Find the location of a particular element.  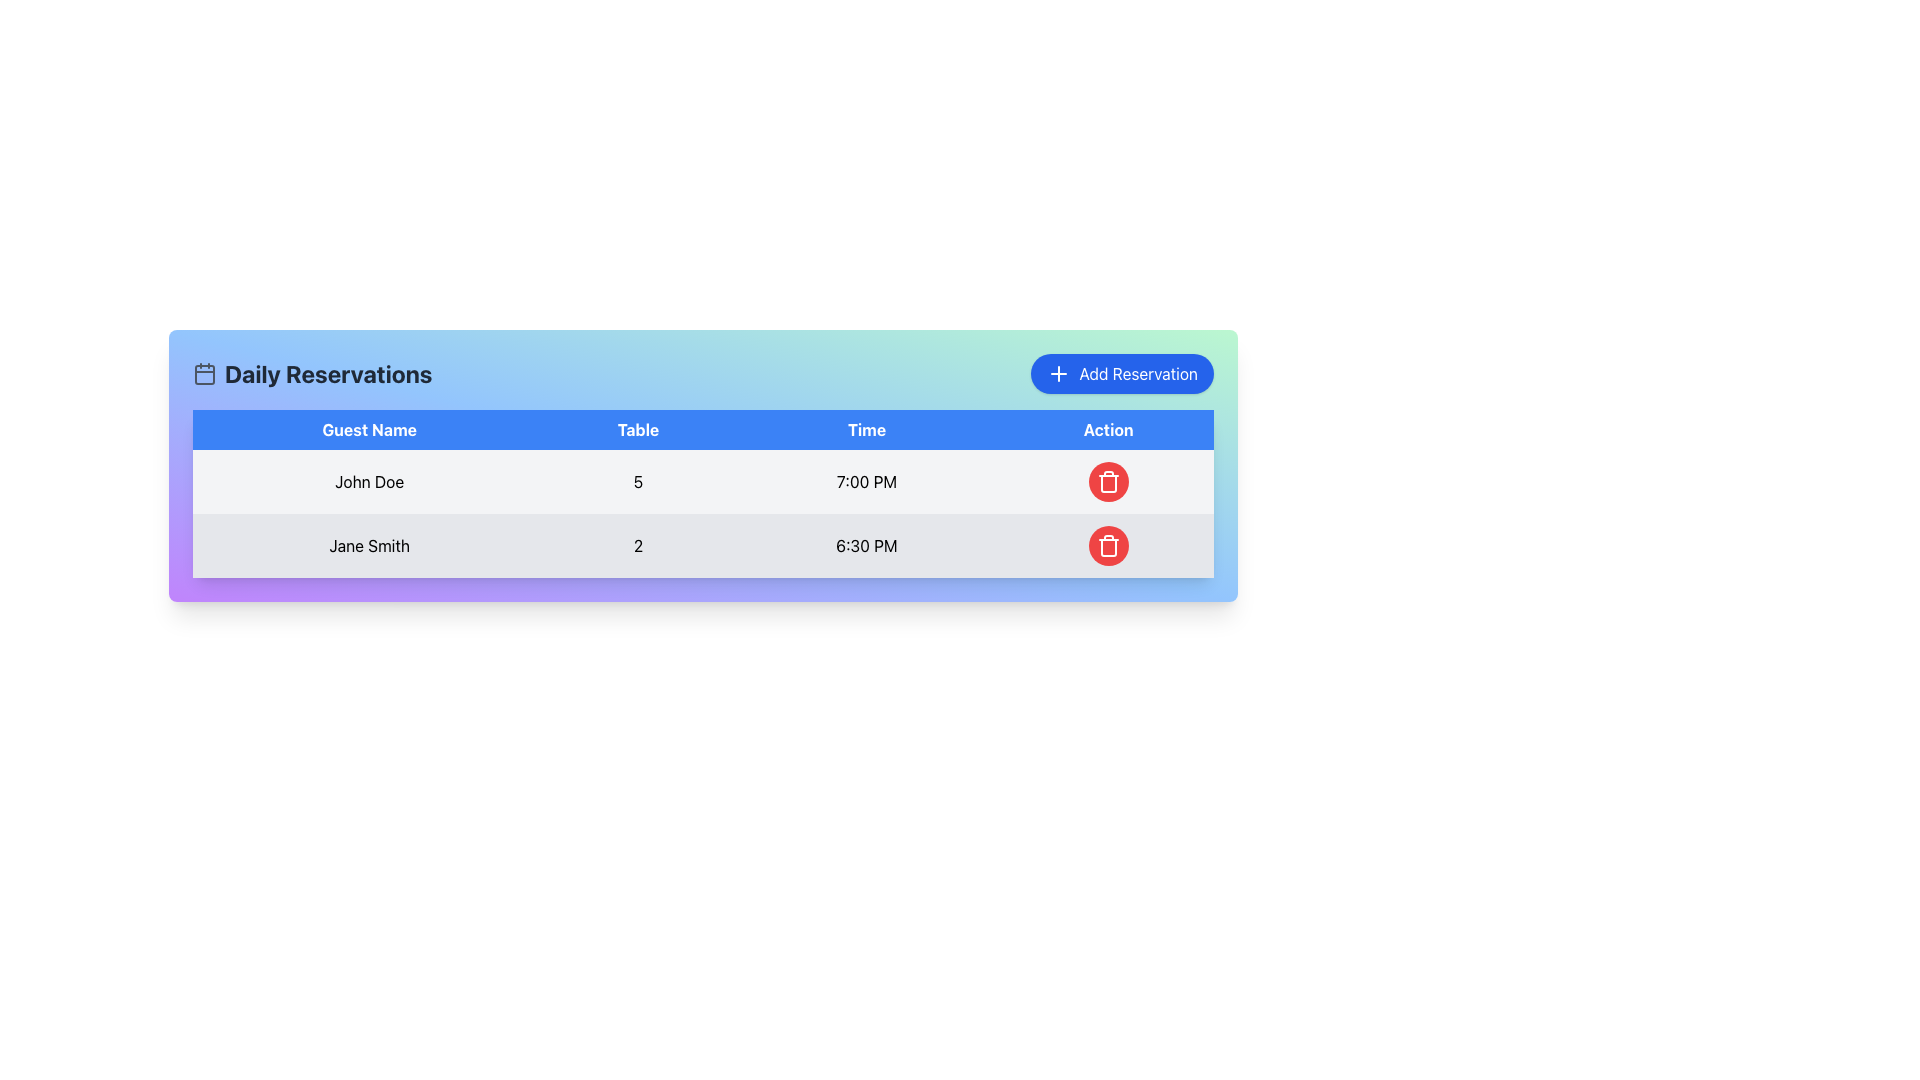

the delete button in the 'Action' column for the row corresponding to 'Jane Smith' is located at coordinates (1107, 546).